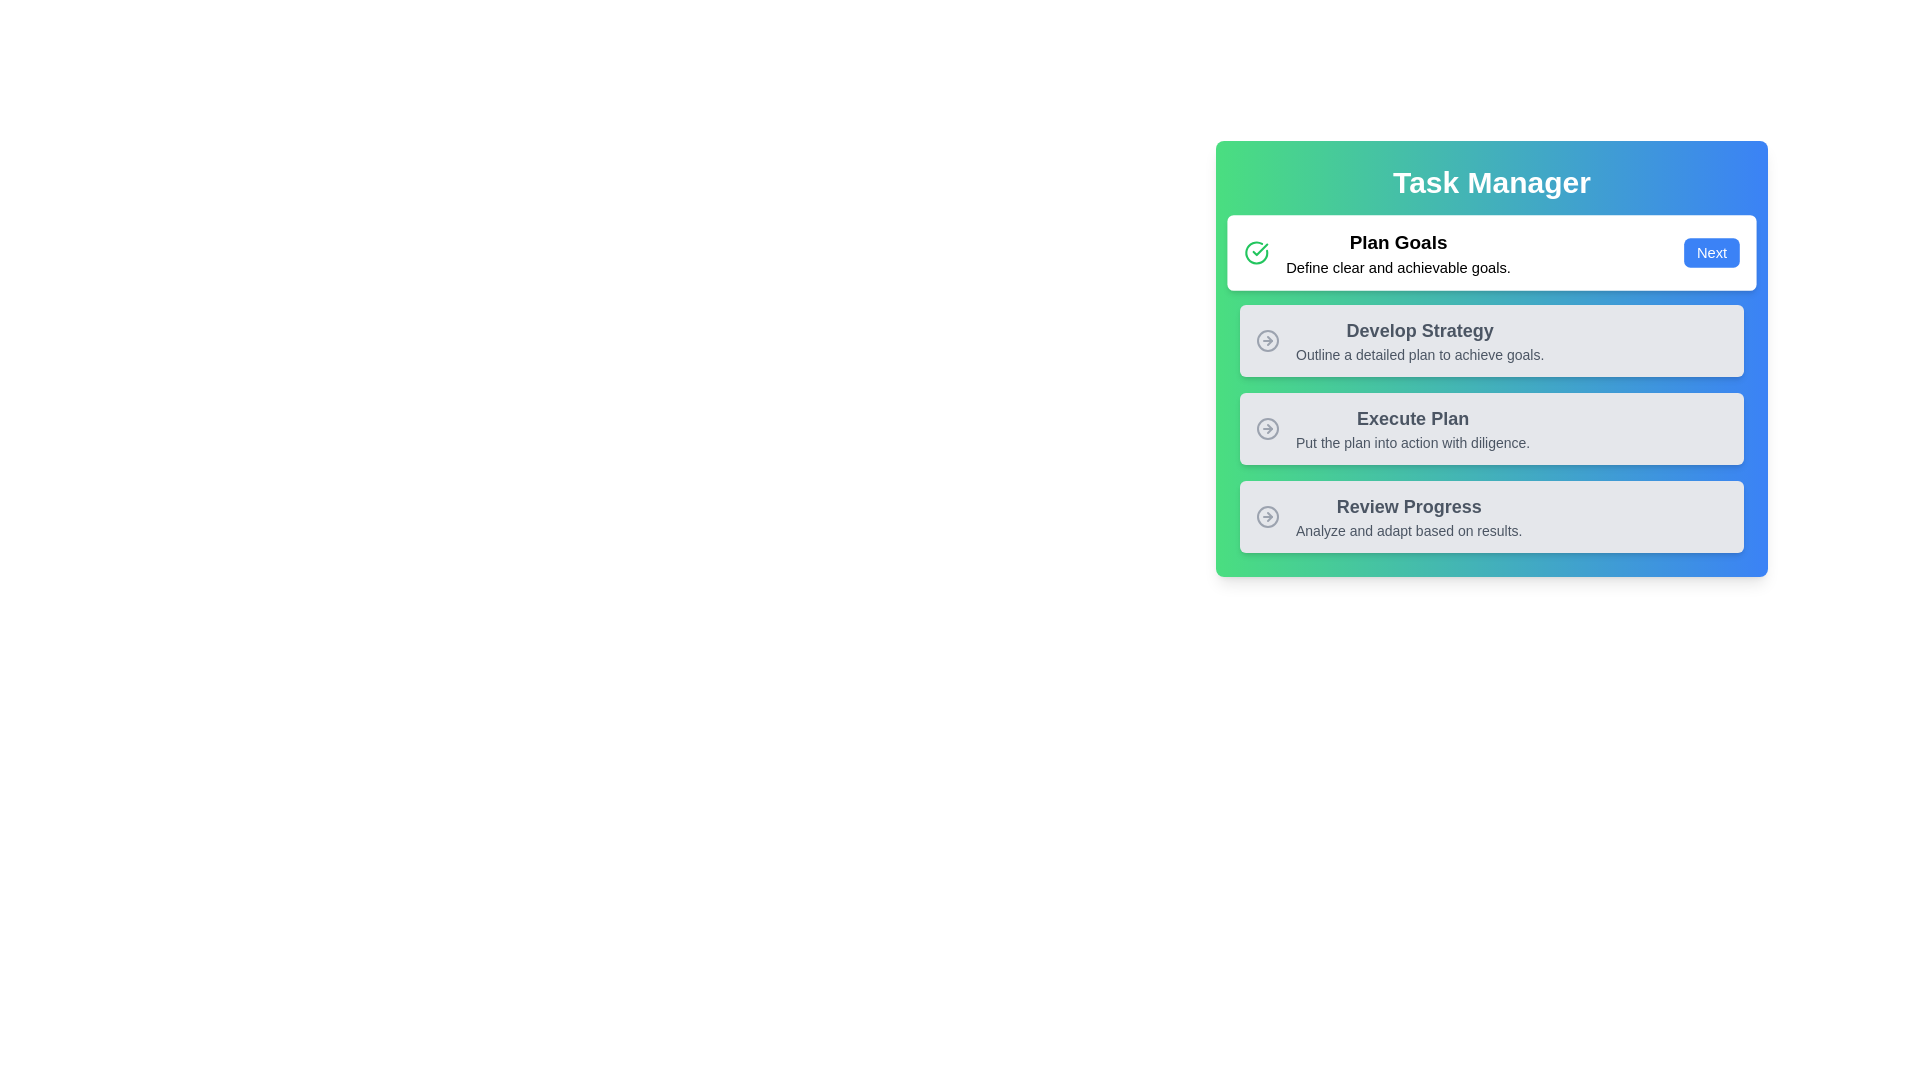 This screenshot has width=1920, height=1080. Describe the element at coordinates (1711, 252) in the screenshot. I see `the 'Next' button, which has white text on a blue background and is located on the rightmost side of the 'Plan Goals' row` at that location.